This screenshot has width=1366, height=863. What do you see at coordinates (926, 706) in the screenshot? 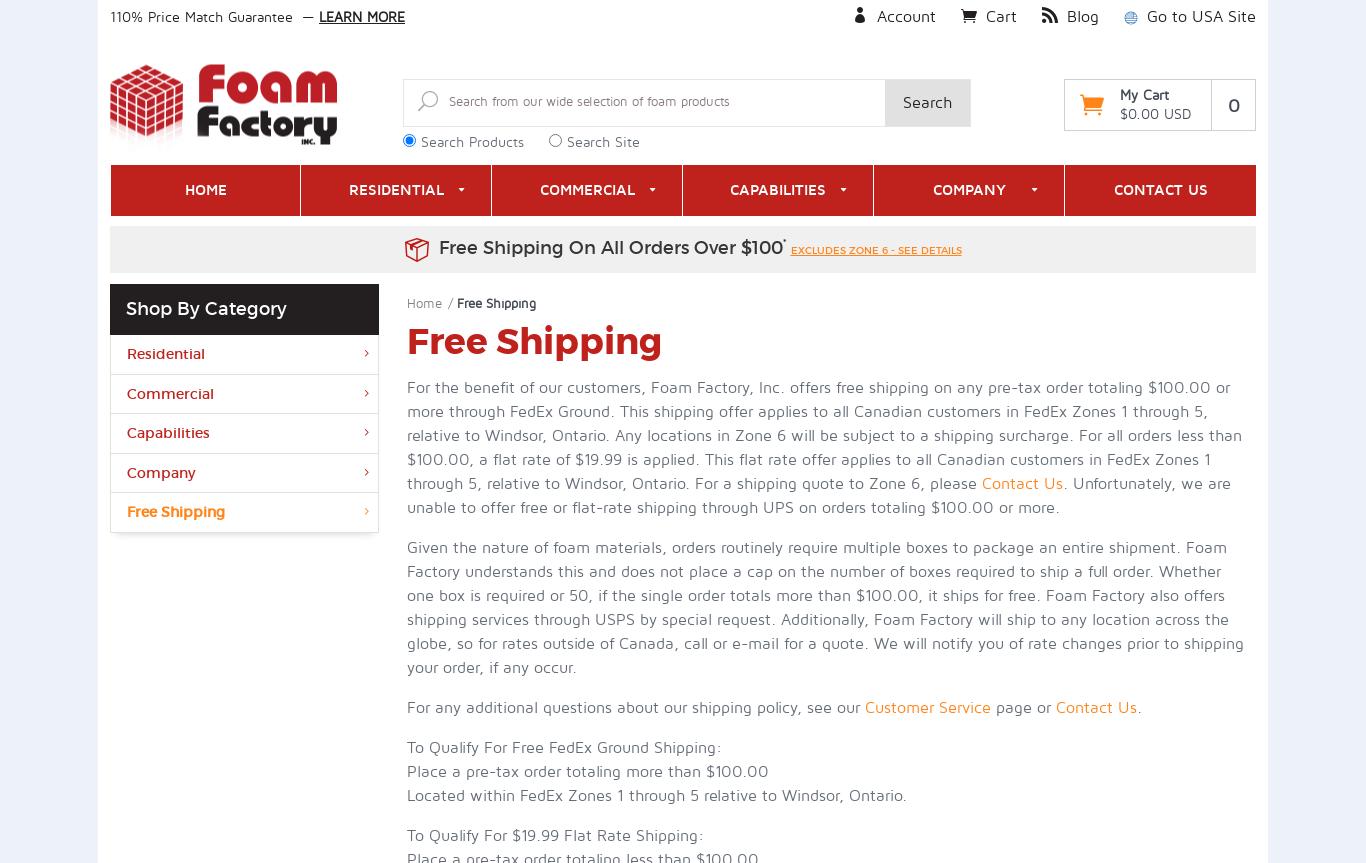
I see `'Customer Service'` at bounding box center [926, 706].